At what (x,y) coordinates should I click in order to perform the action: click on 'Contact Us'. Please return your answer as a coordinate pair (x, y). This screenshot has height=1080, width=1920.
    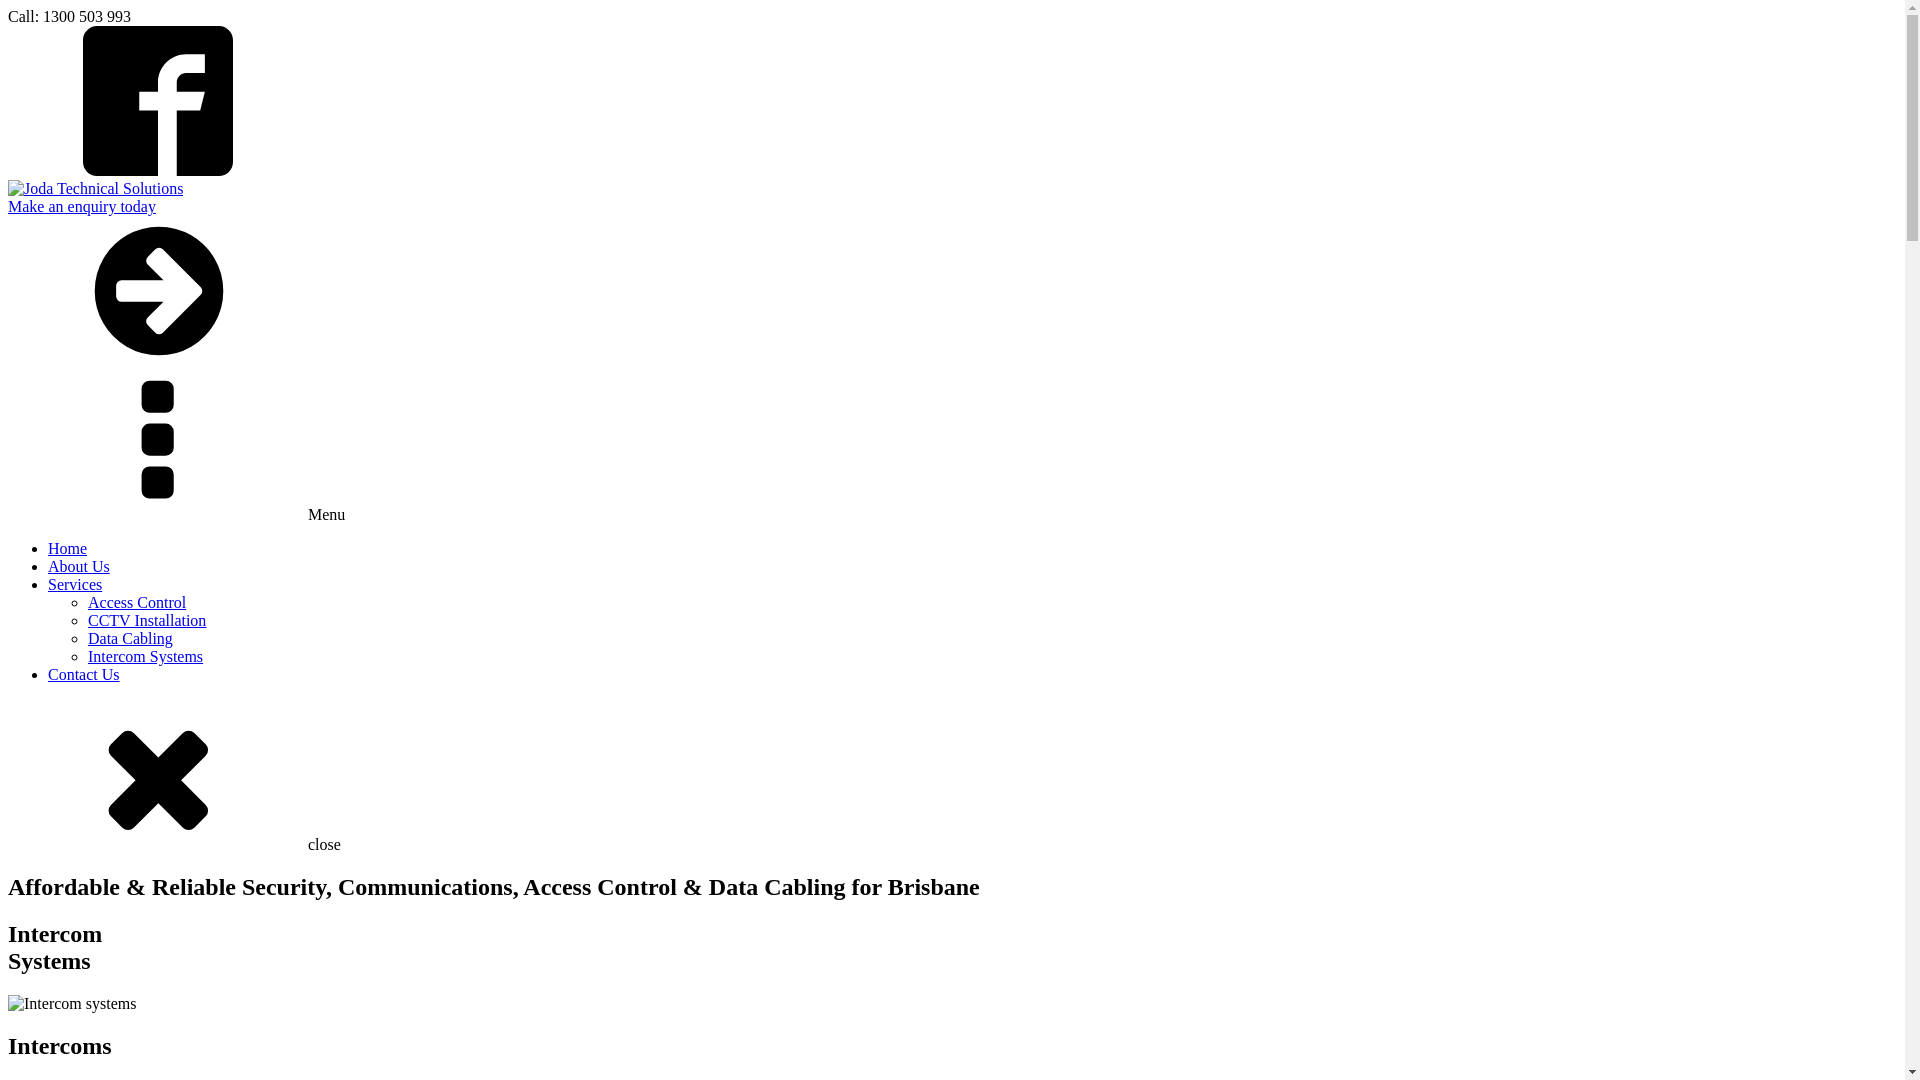
    Looking at the image, I should click on (82, 674).